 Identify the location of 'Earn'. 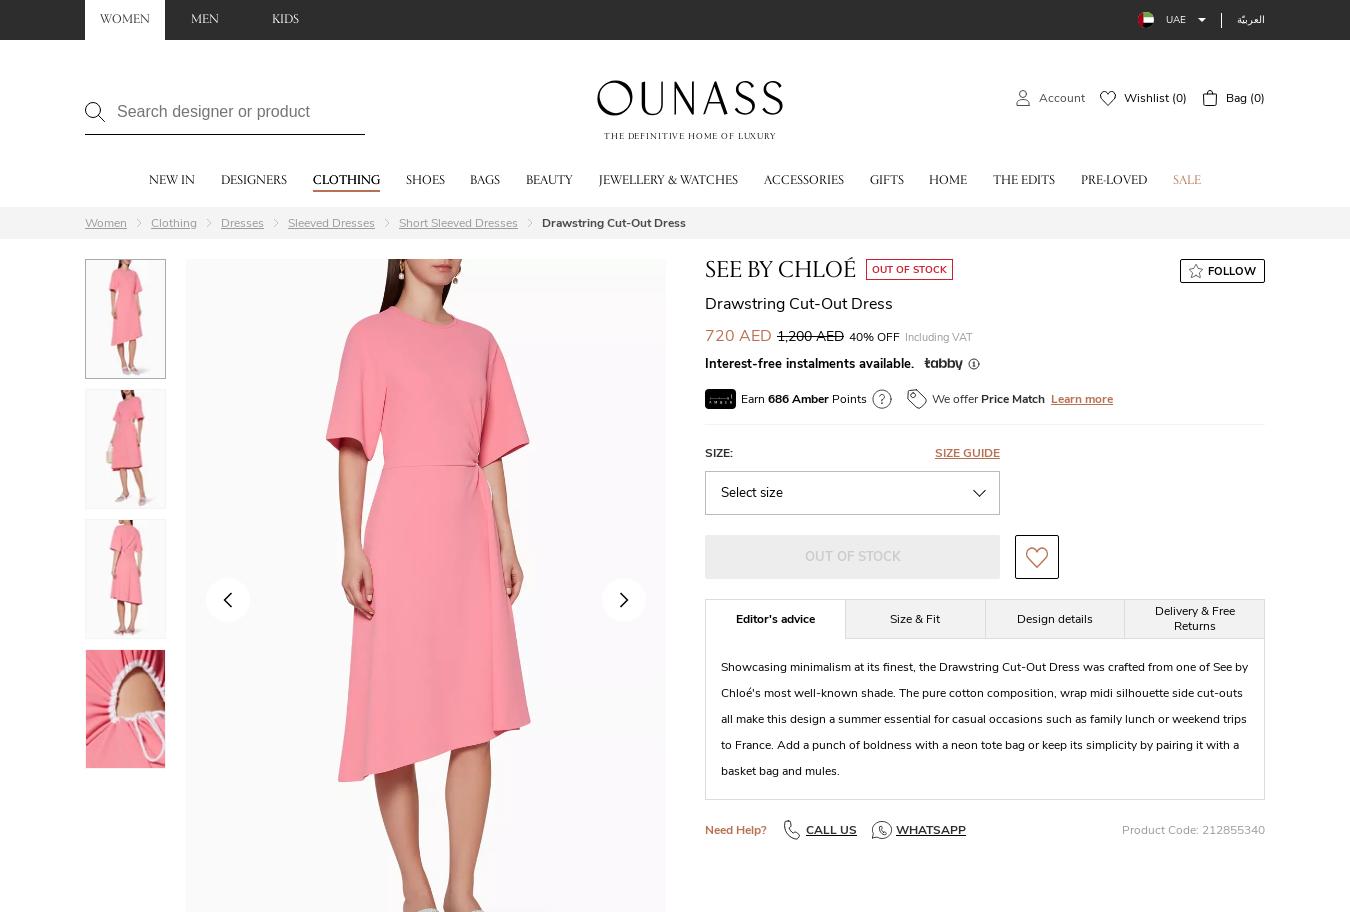
(753, 399).